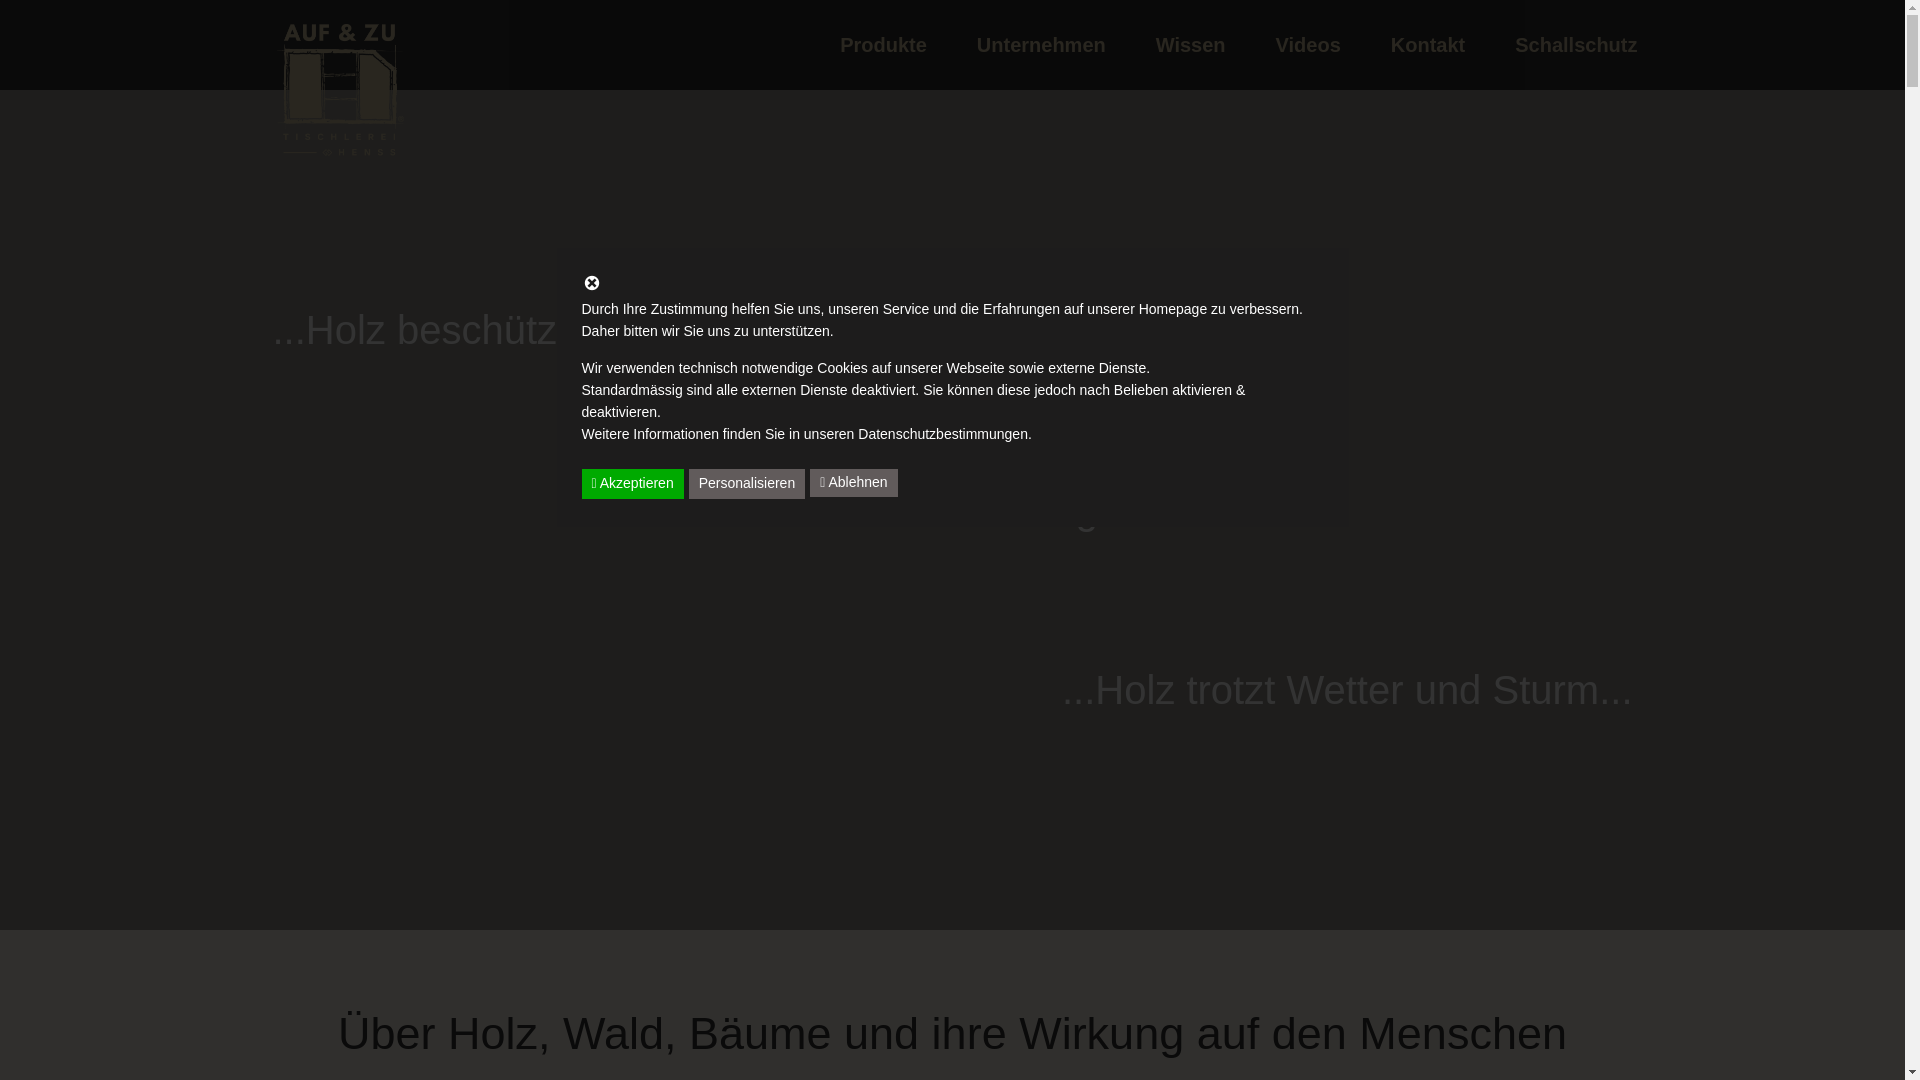  What do you see at coordinates (1426, 45) in the screenshot?
I see `'Kontakt'` at bounding box center [1426, 45].